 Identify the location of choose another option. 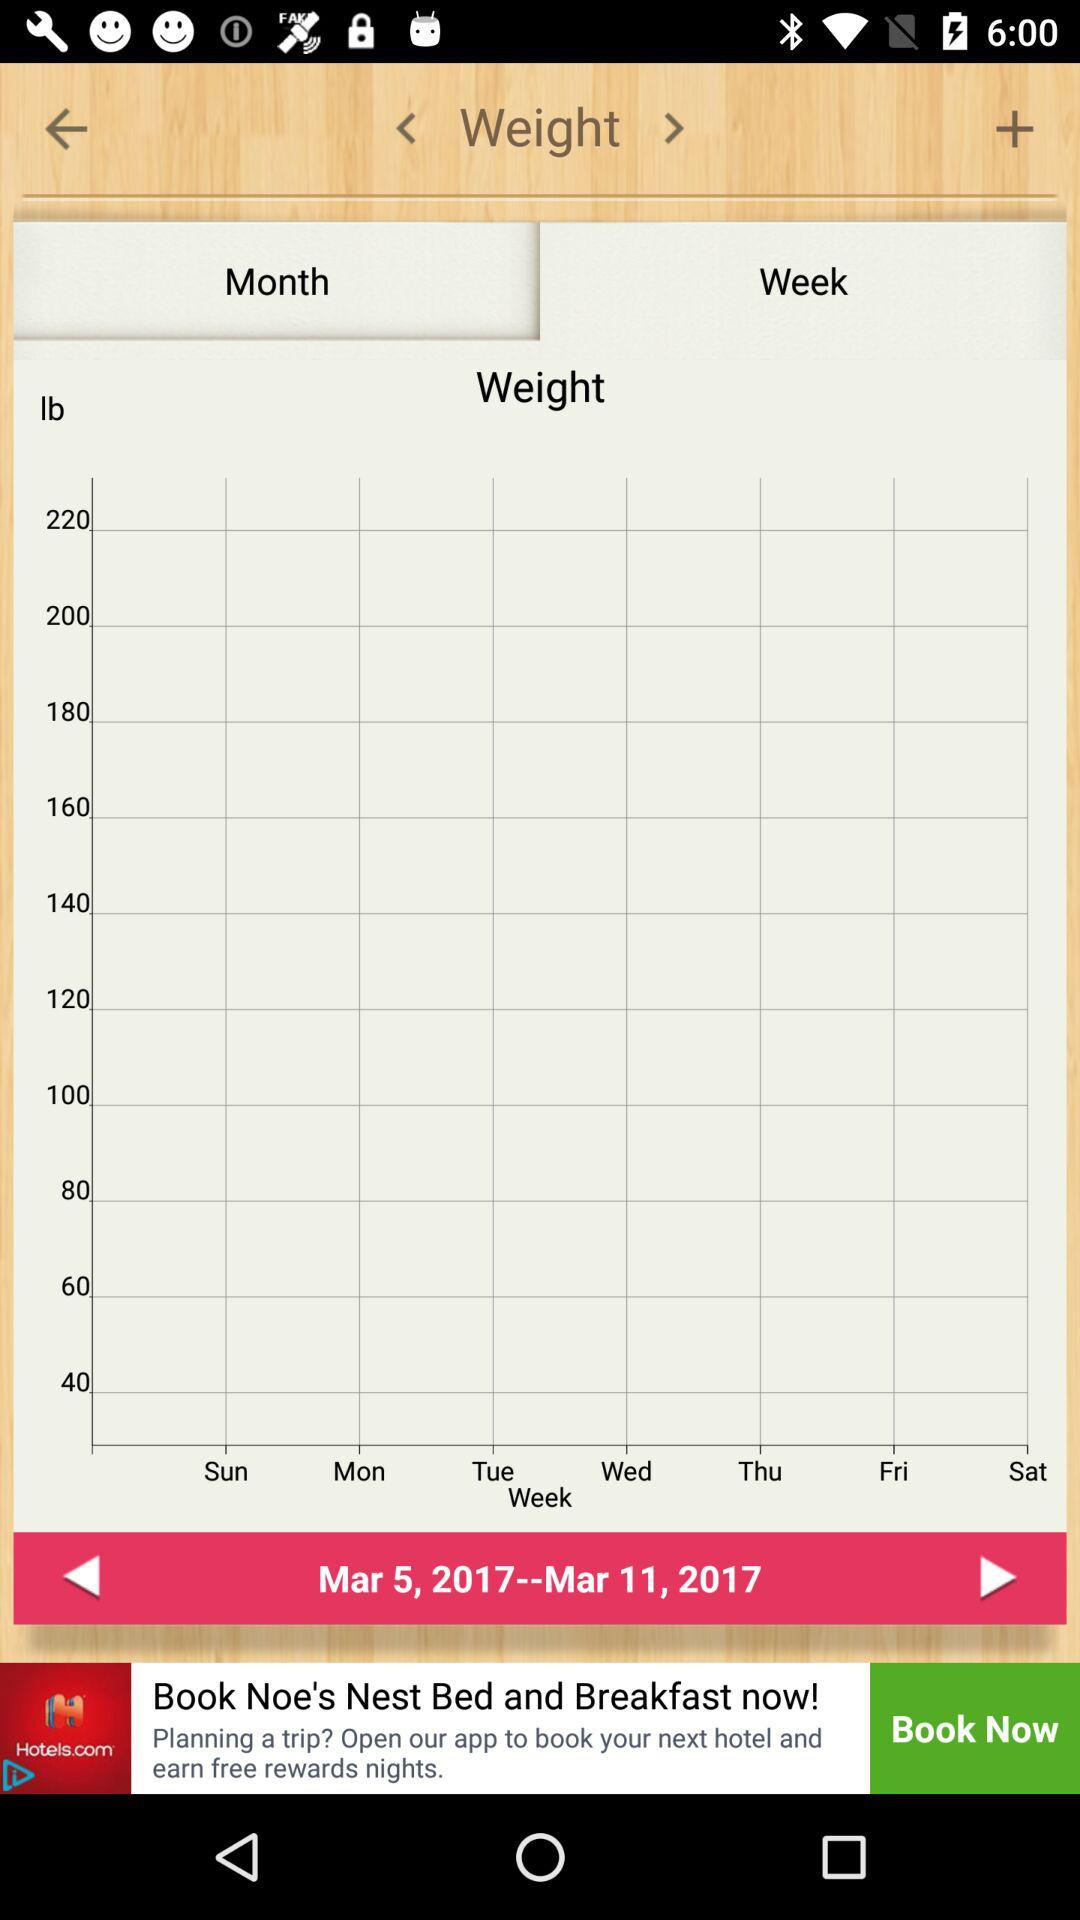
(1014, 127).